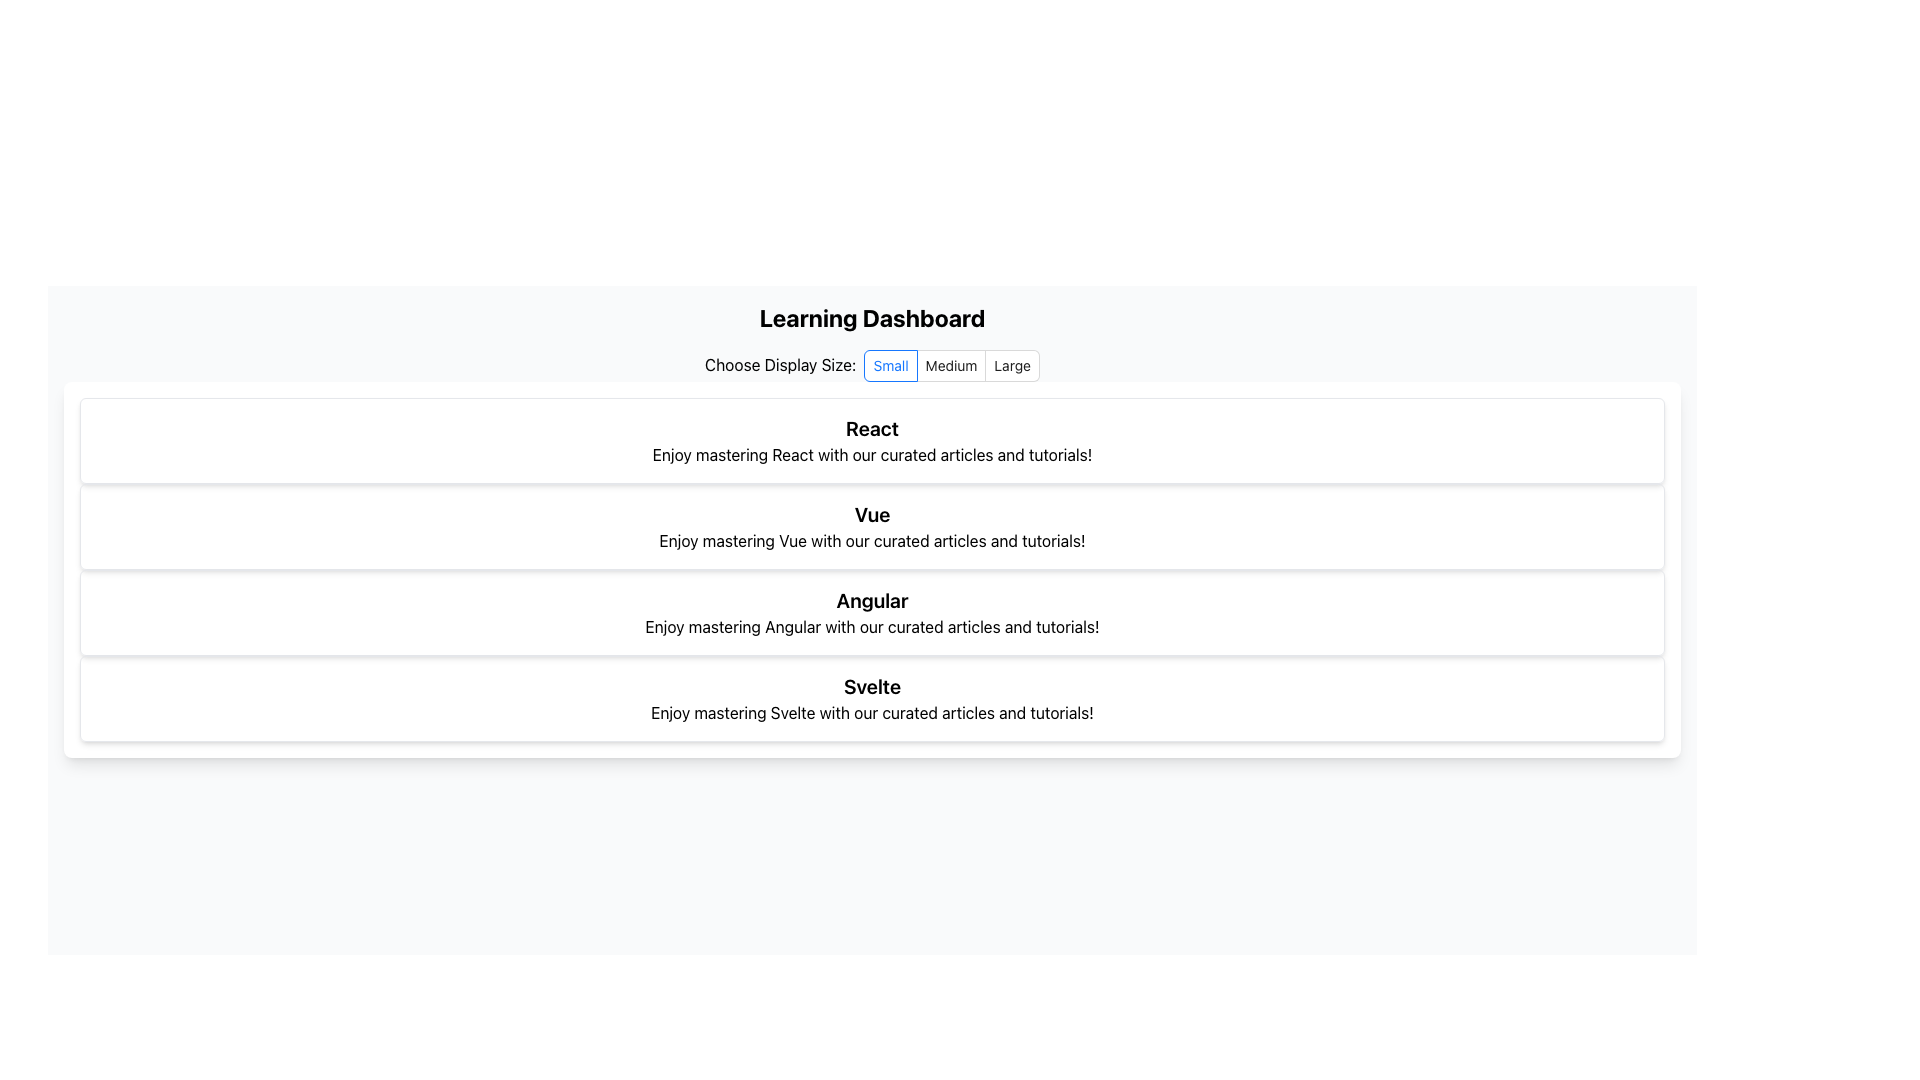 The height and width of the screenshot is (1080, 1920). Describe the element at coordinates (947, 366) in the screenshot. I see `the 'Small' radio button in the display size options group to re-select it` at that location.